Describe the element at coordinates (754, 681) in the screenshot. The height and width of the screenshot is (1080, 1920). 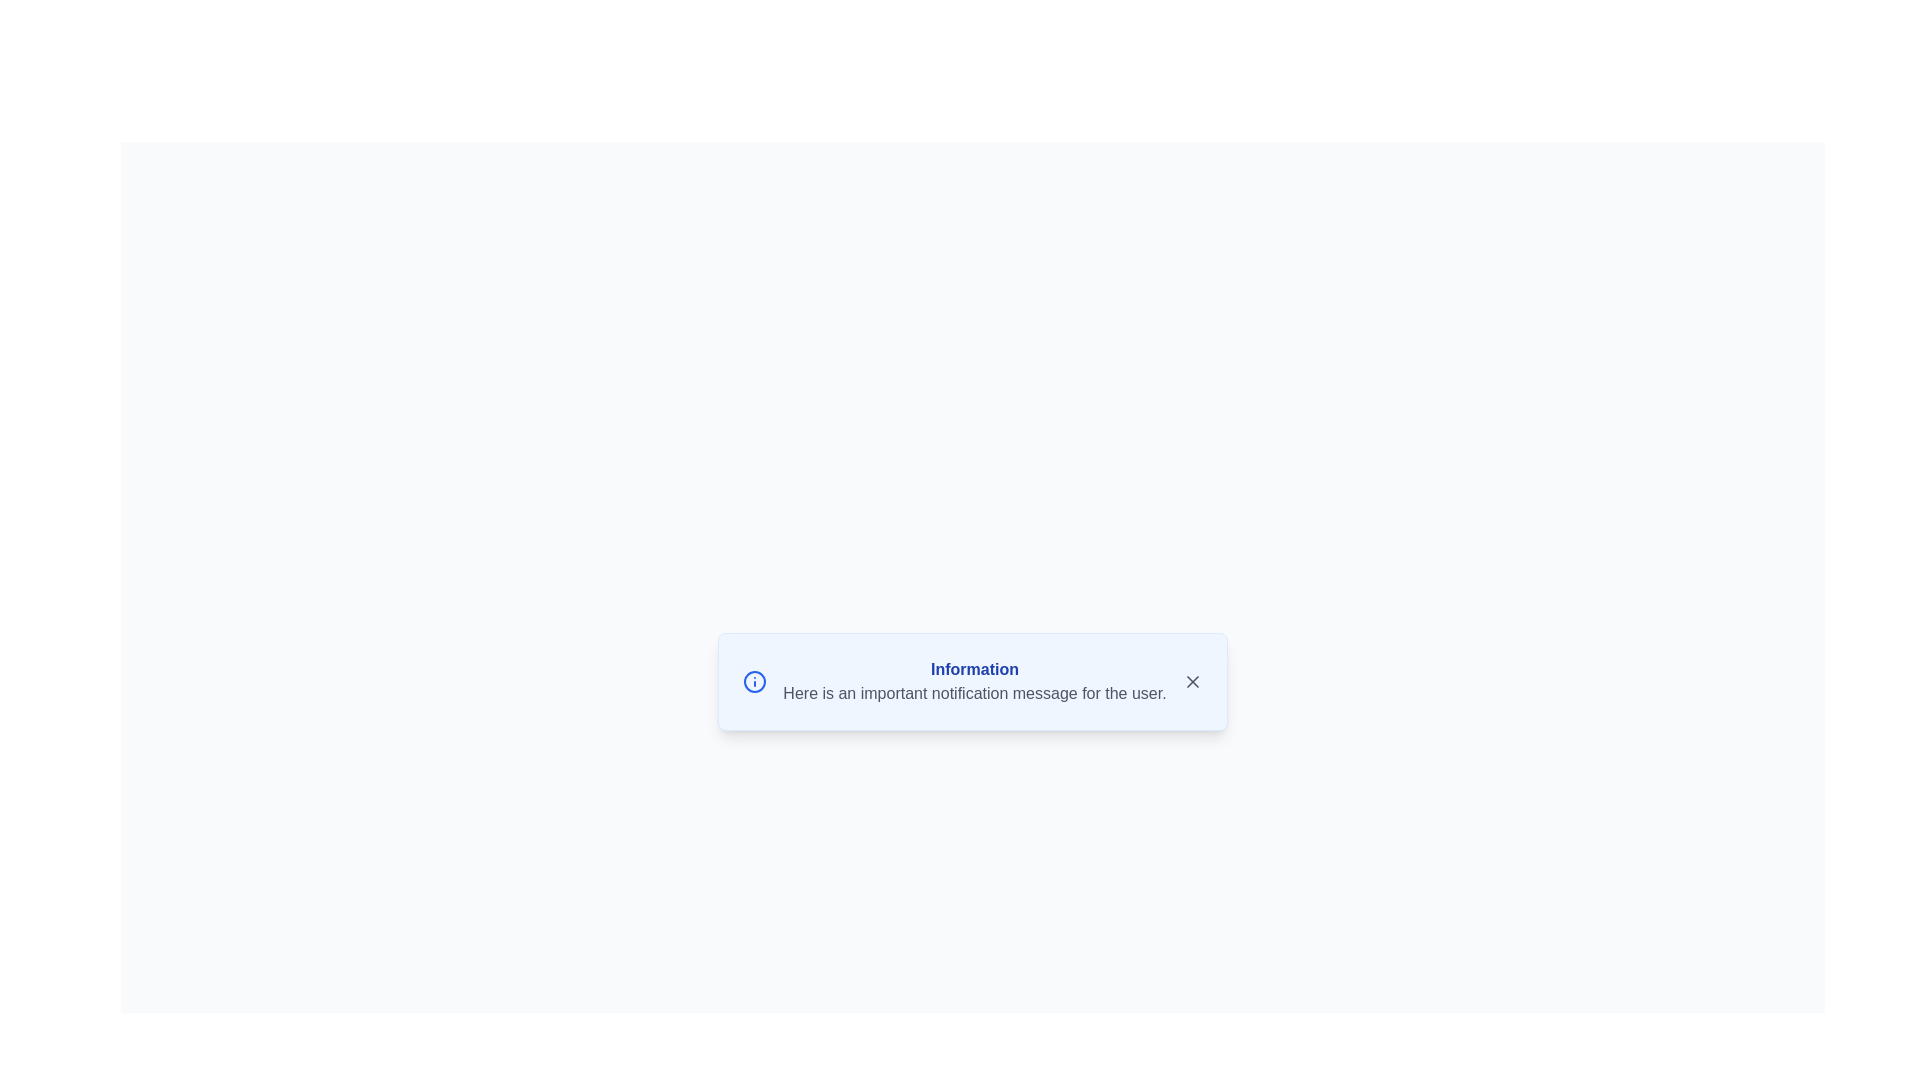
I see `the circular border graphical component located slightly to the left within the notification card` at that location.